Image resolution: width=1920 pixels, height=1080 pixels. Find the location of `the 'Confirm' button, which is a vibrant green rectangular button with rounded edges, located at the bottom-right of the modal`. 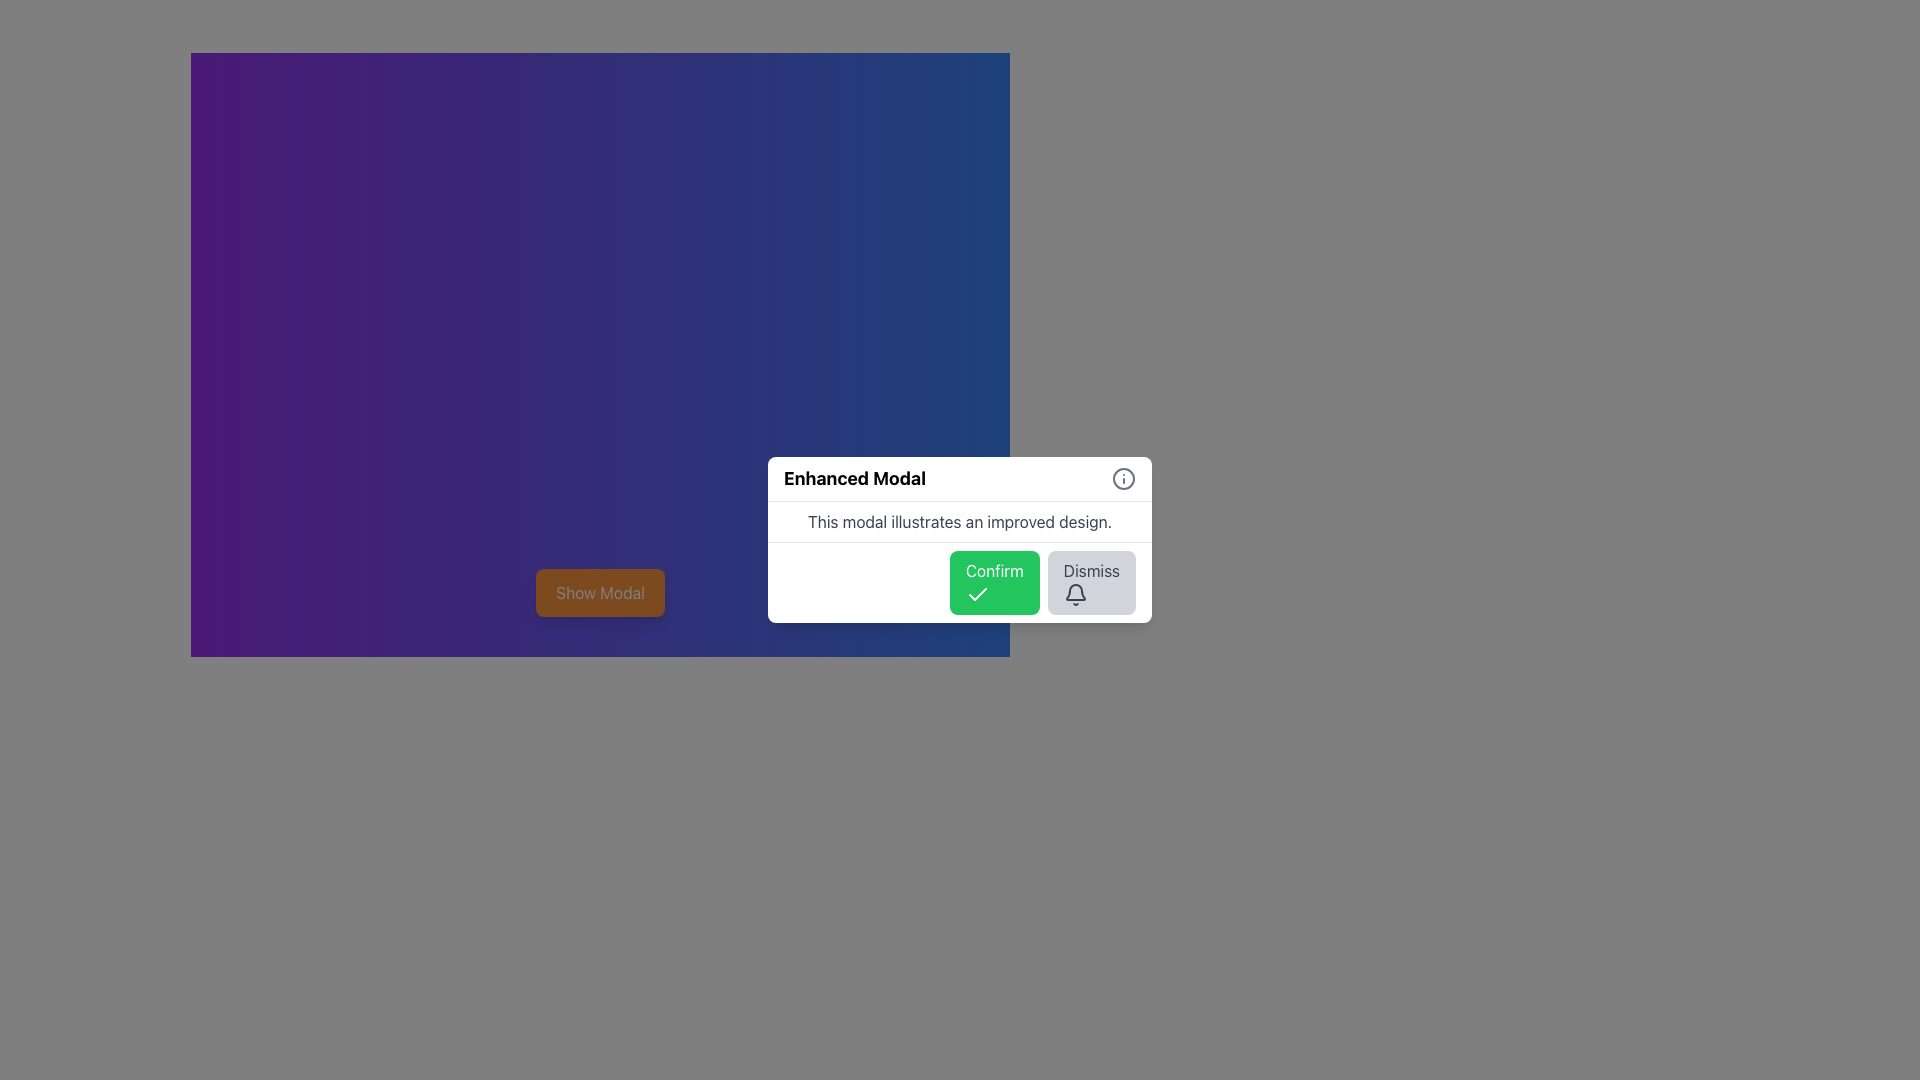

the 'Confirm' button, which is a vibrant green rectangular button with rounded edges, located at the bottom-right of the modal is located at coordinates (994, 582).